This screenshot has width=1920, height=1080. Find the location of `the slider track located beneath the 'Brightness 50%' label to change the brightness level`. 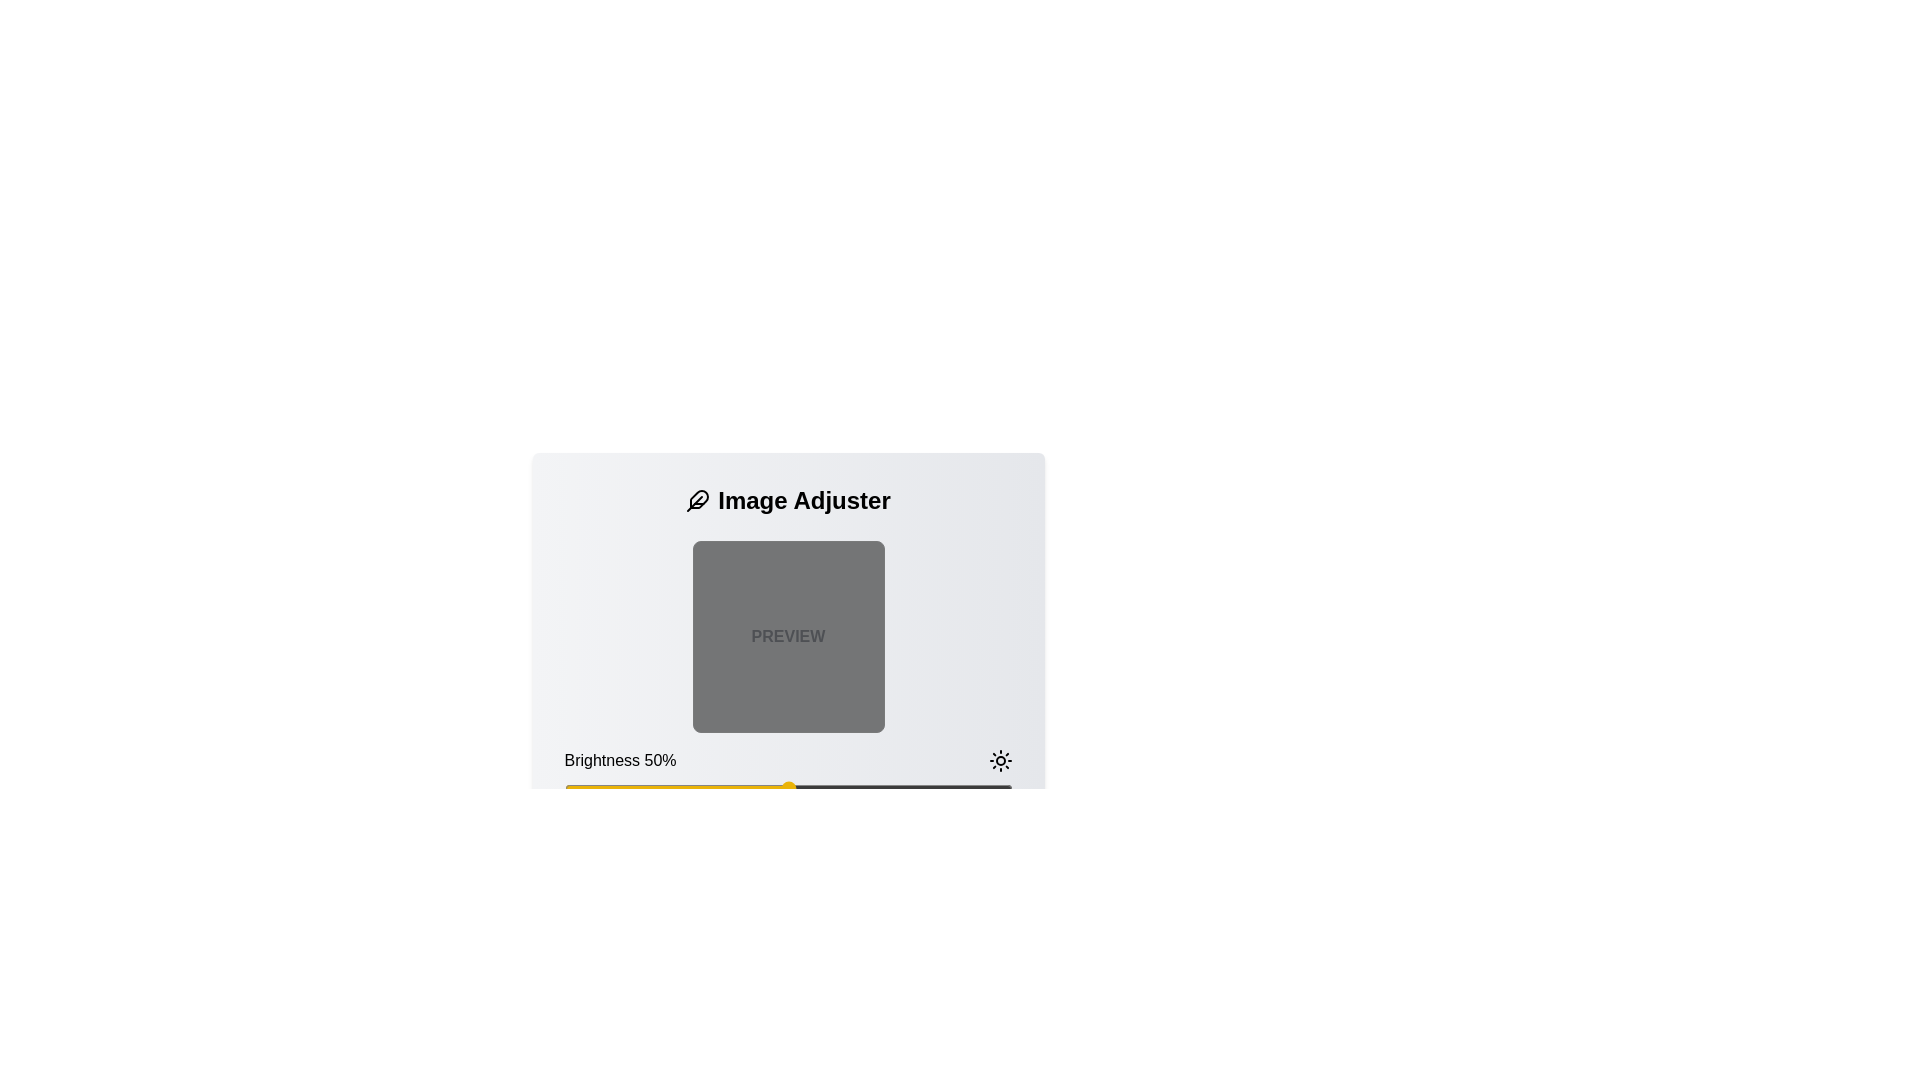

the slider track located beneath the 'Brightness 50%' label to change the brightness level is located at coordinates (787, 788).